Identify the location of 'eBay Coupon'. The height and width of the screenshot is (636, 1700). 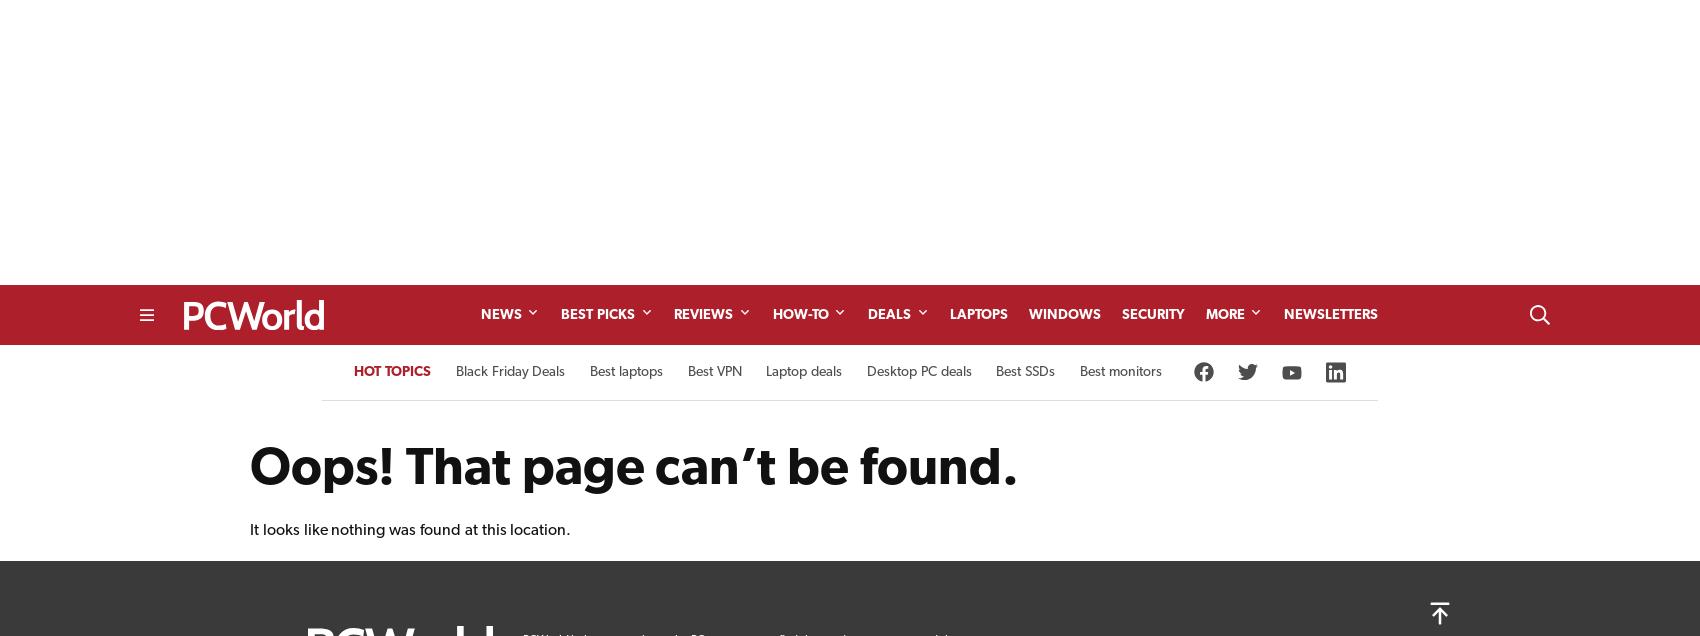
(1170, 450).